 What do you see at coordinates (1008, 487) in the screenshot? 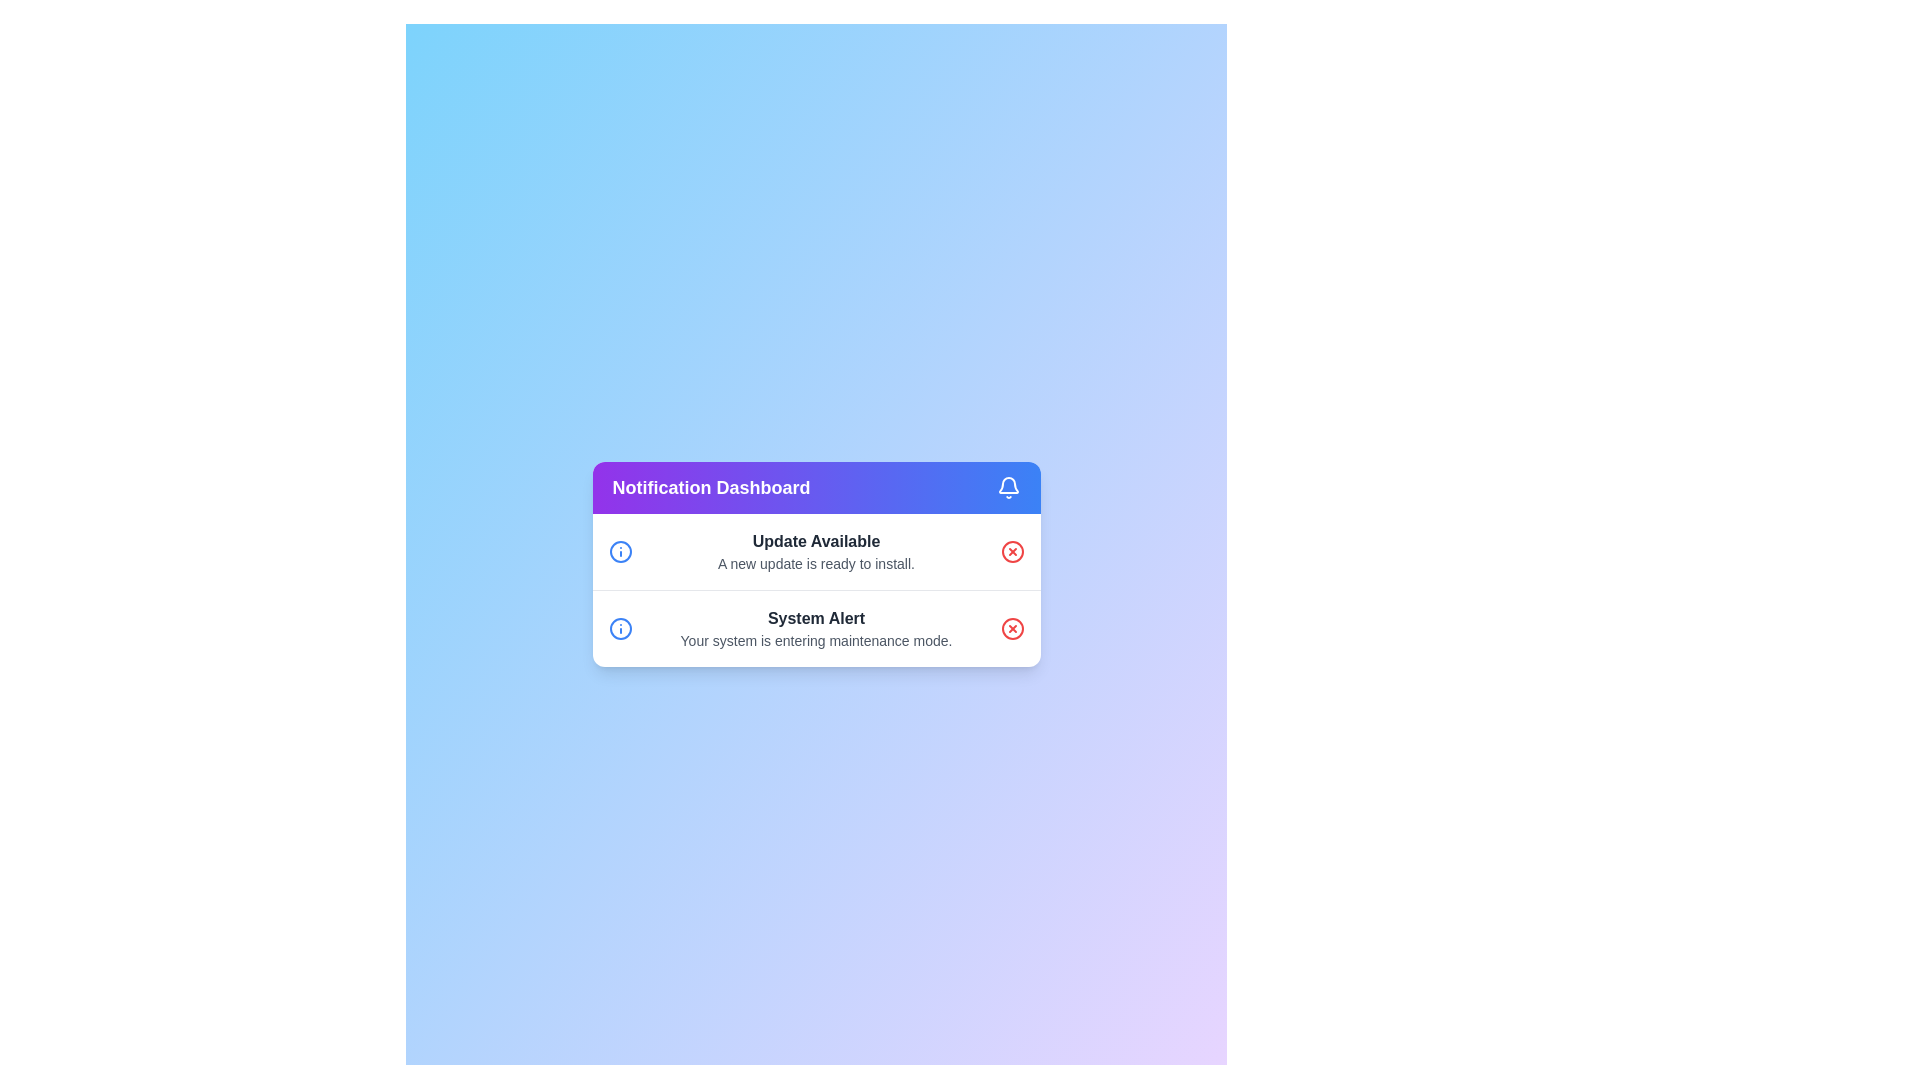
I see `the bell icon indicating notifications, located in the top-right corner of the Notification Dashboard, to the right of the title text` at bounding box center [1008, 487].